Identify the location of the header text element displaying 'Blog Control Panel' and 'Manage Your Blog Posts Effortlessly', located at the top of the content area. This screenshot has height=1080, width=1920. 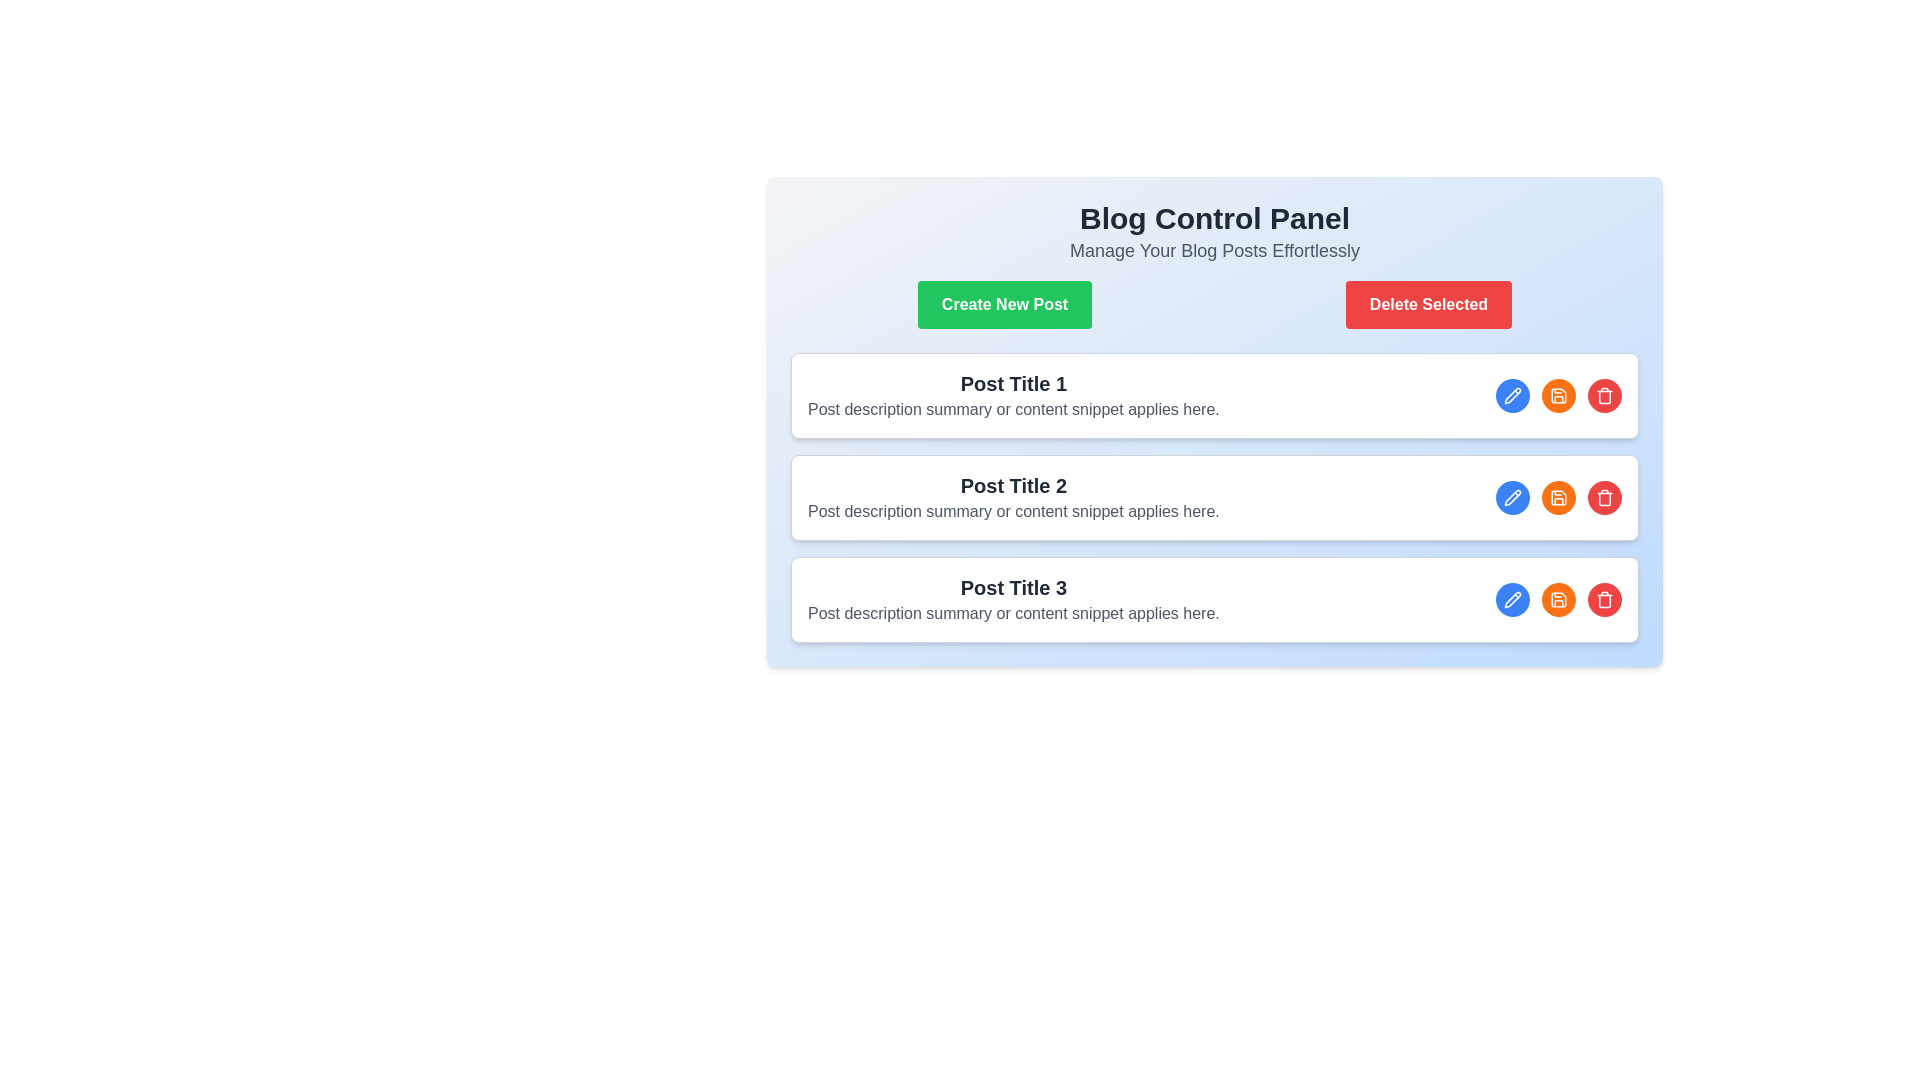
(1213, 231).